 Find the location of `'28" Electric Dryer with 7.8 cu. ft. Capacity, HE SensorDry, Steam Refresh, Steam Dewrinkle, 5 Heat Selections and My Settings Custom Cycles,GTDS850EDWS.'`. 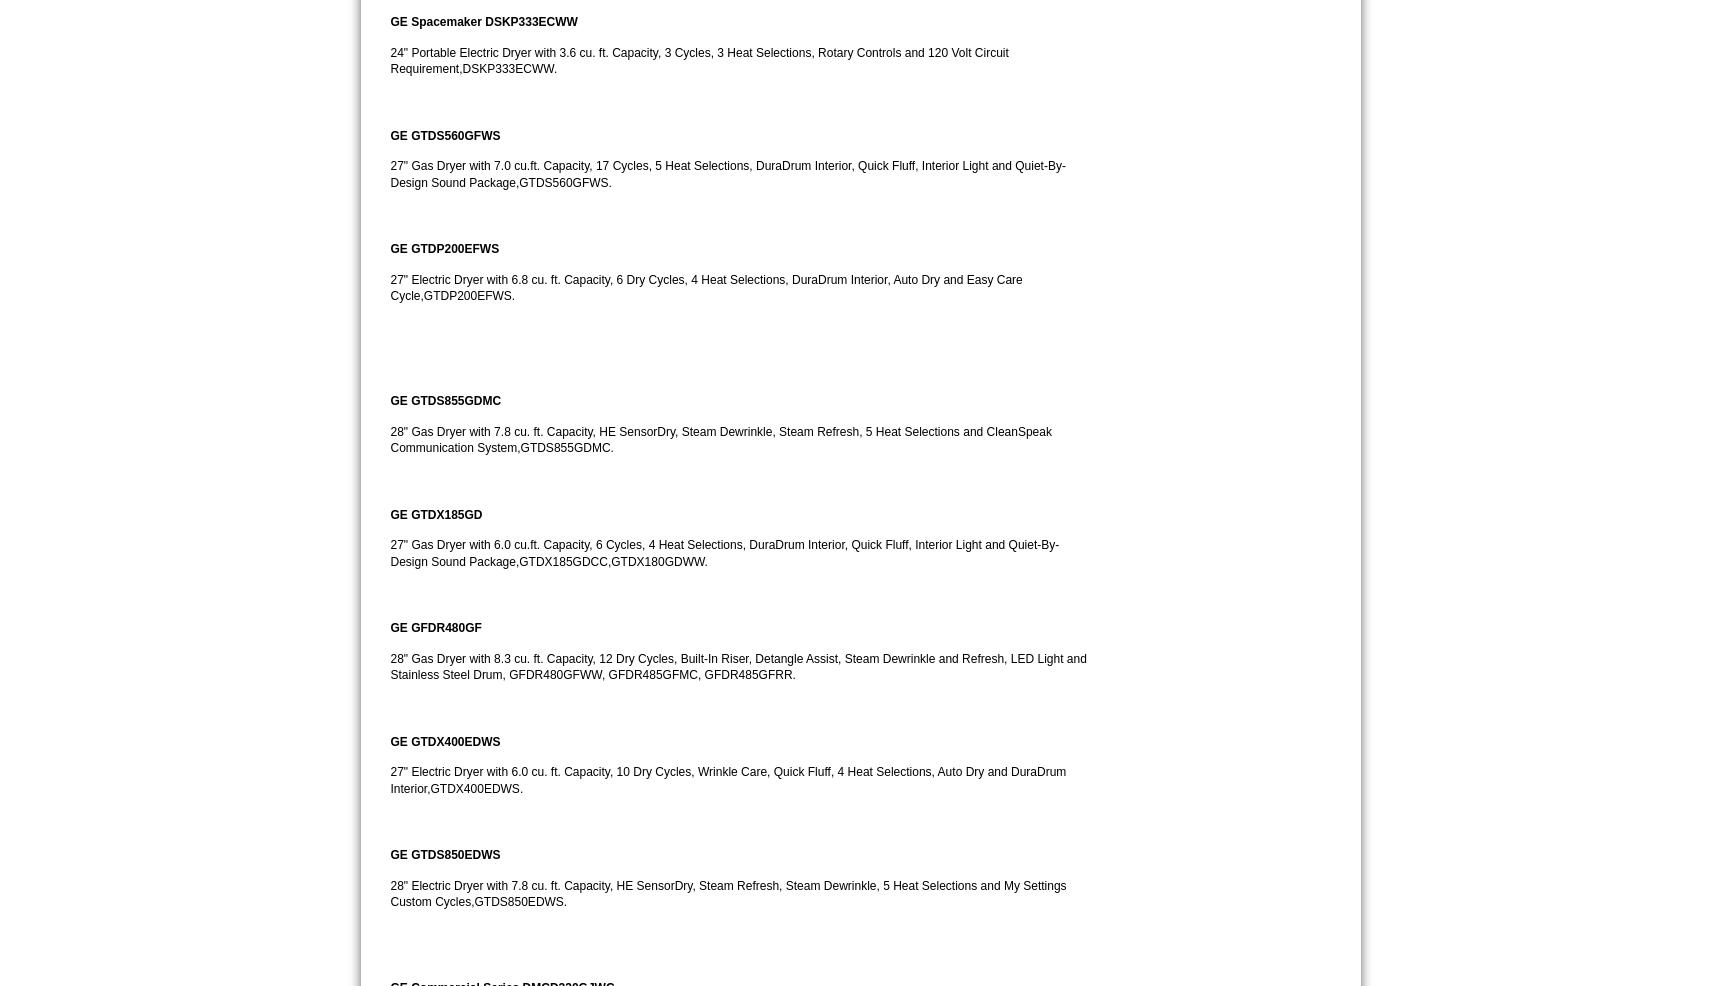

'28" Electric Dryer with 7.8 cu. ft. Capacity, HE SensorDry, Steam Refresh, Steam Dewrinkle, 5 Heat Selections and My Settings Custom Cycles,GTDS850EDWS.' is located at coordinates (729, 892).